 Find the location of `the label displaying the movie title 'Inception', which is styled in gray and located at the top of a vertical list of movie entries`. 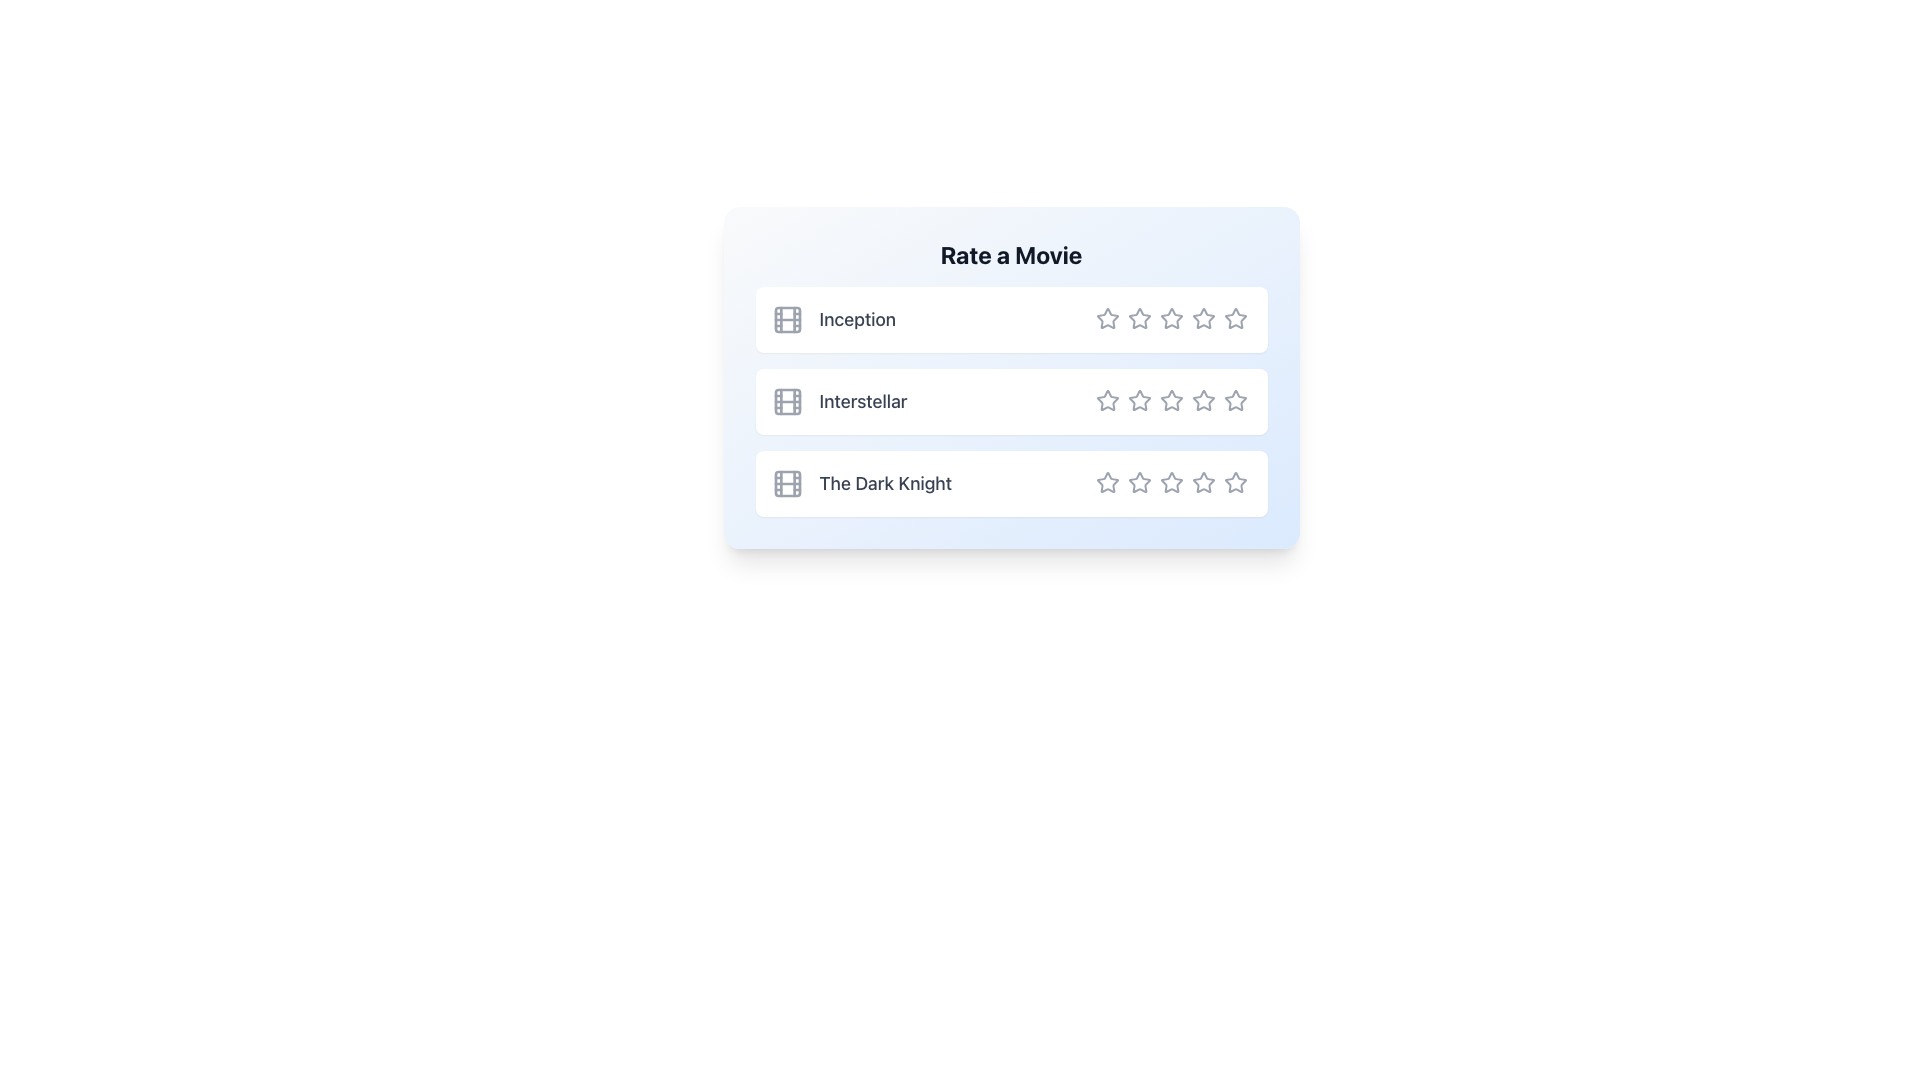

the label displaying the movie title 'Inception', which is styled in gray and located at the top of a vertical list of movie entries is located at coordinates (857, 319).